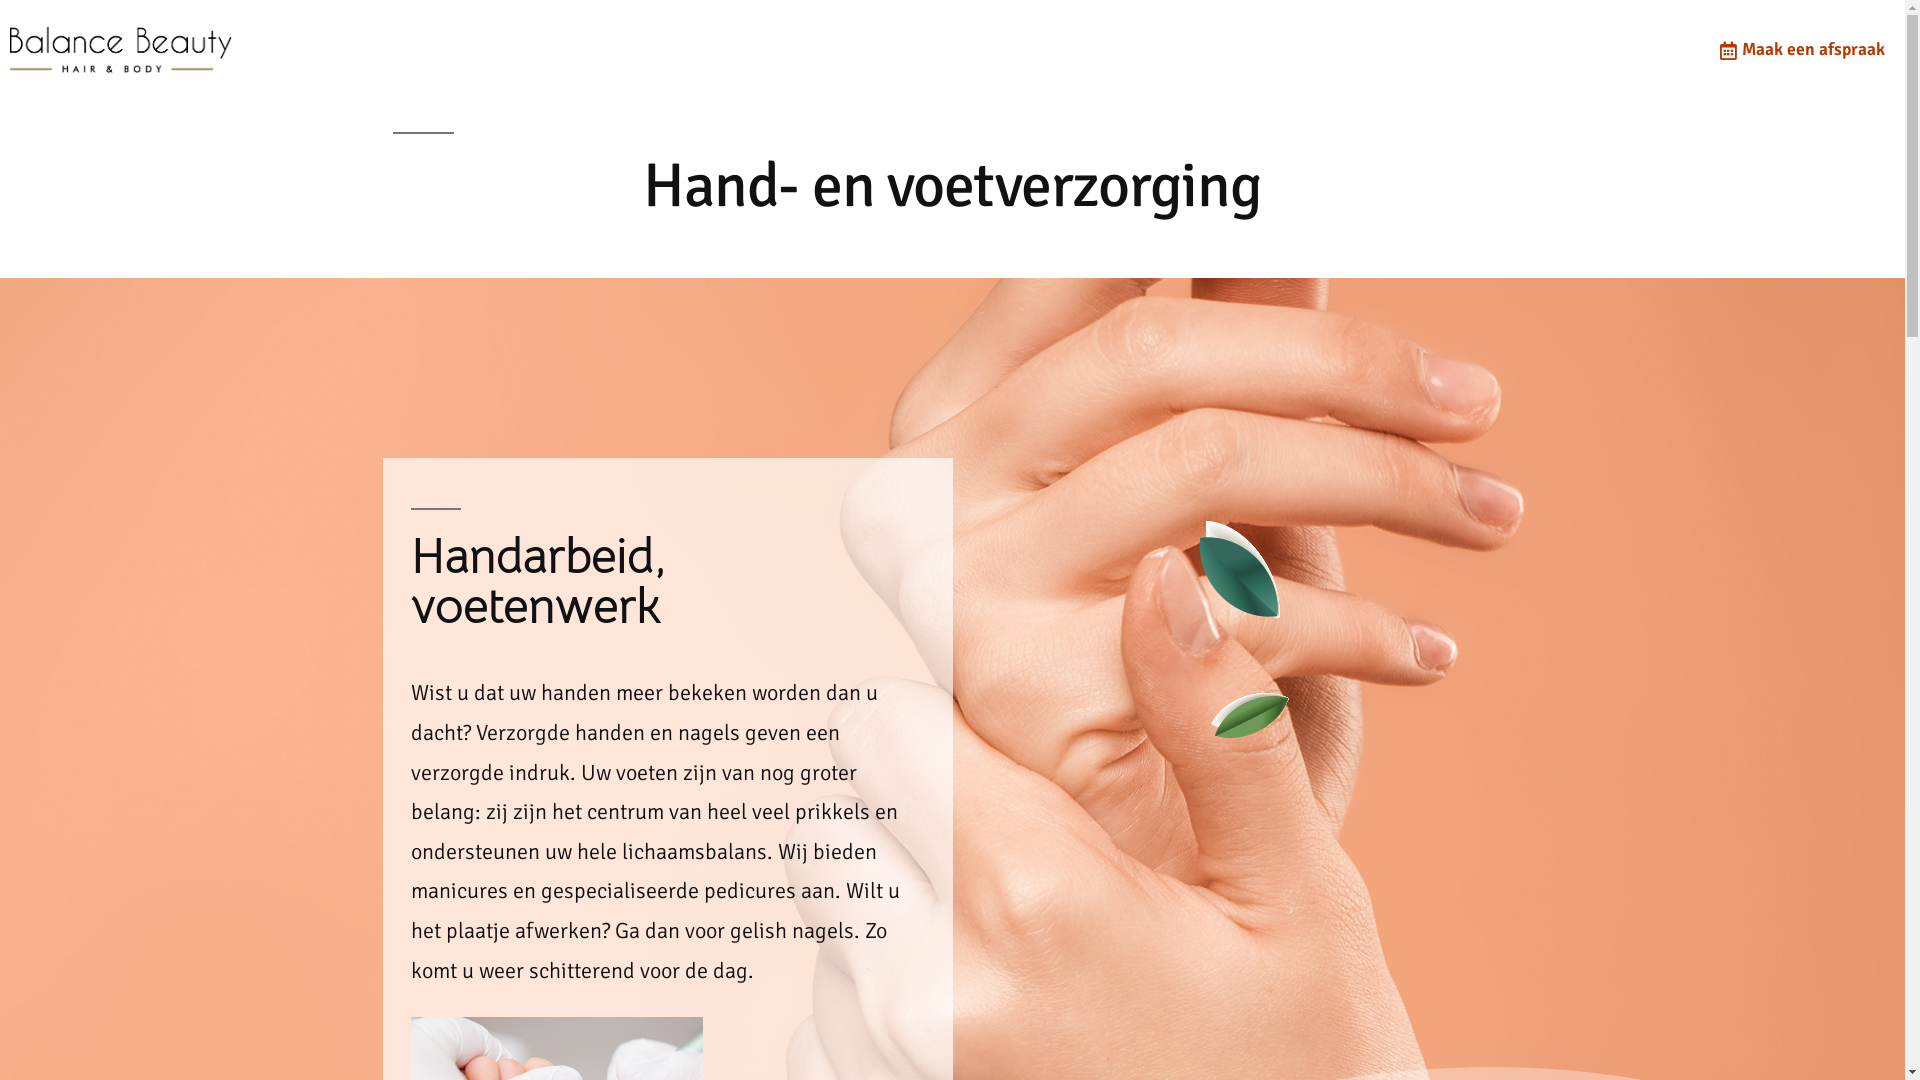  I want to click on 'Maak een afspraak', so click(1799, 49).